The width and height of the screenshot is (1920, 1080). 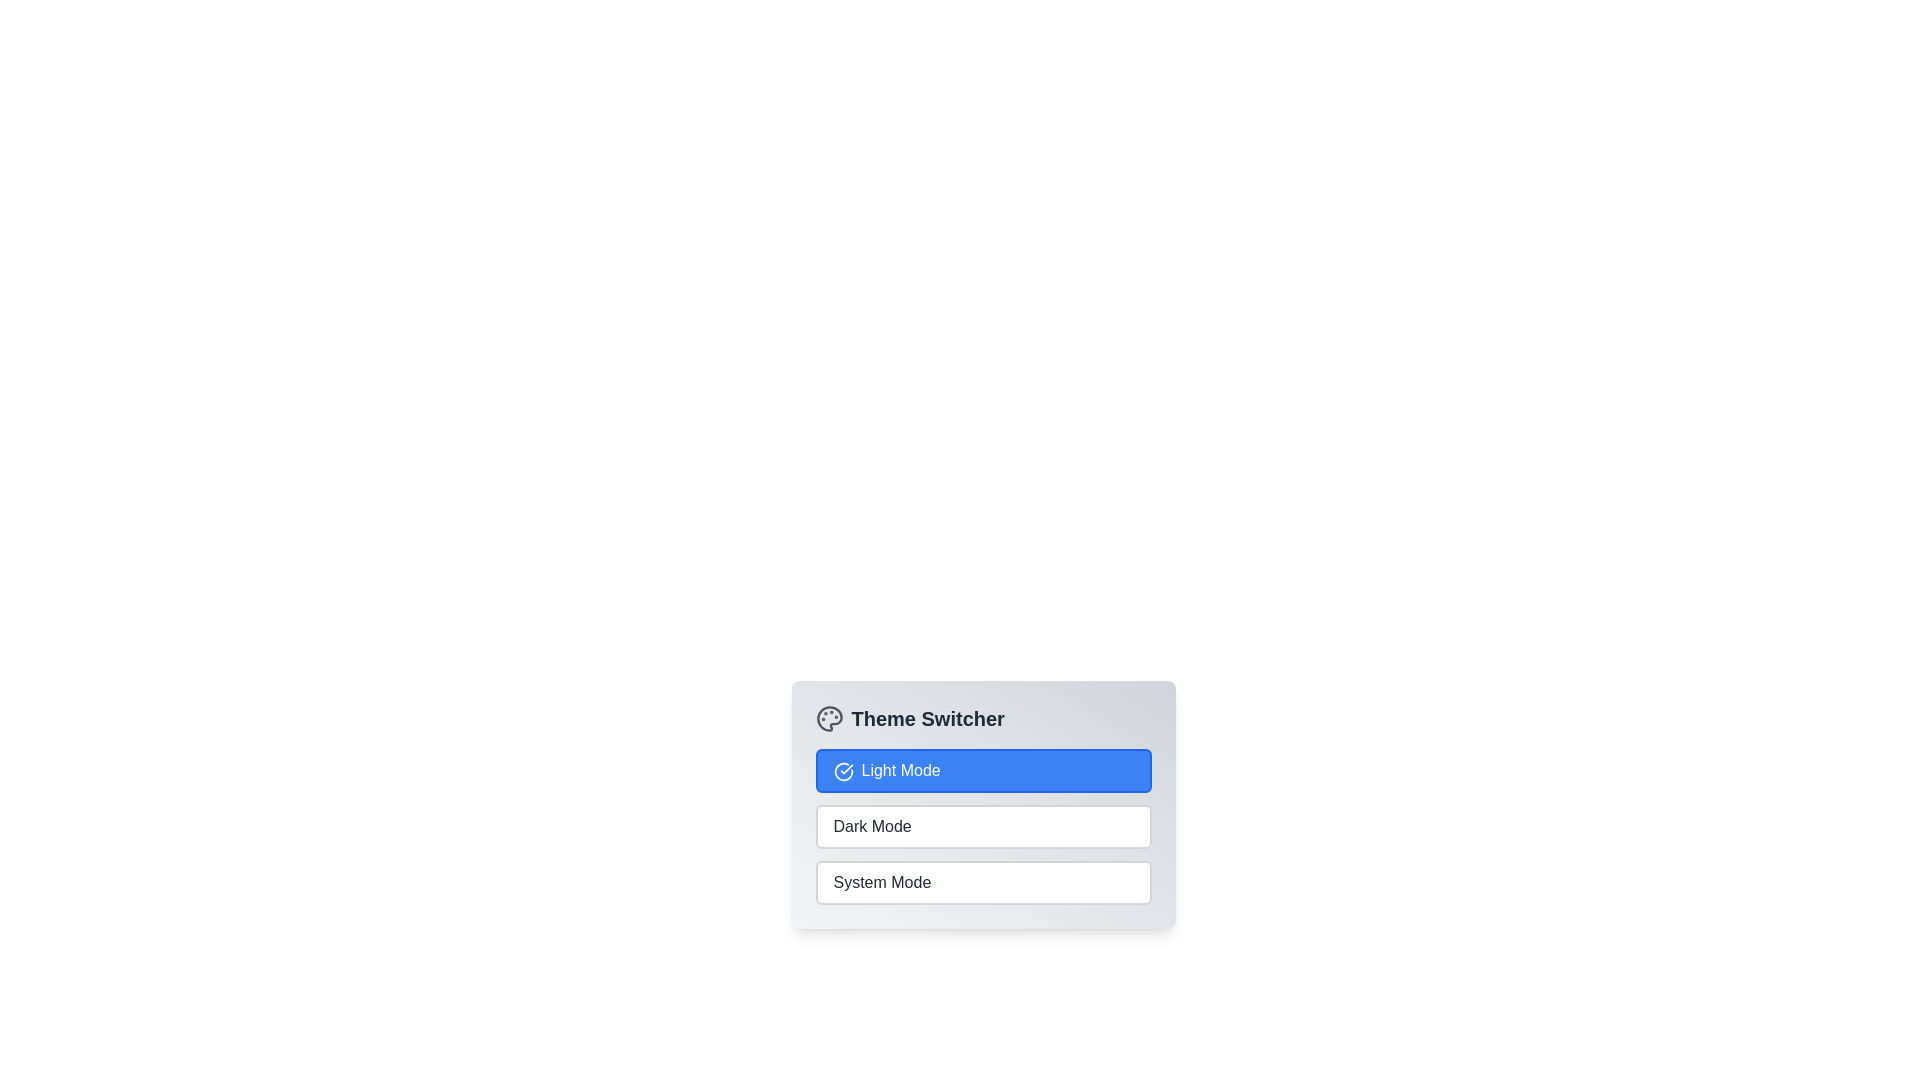 I want to click on the theme option Light Mode to switch to the corresponding theme, so click(x=983, y=770).